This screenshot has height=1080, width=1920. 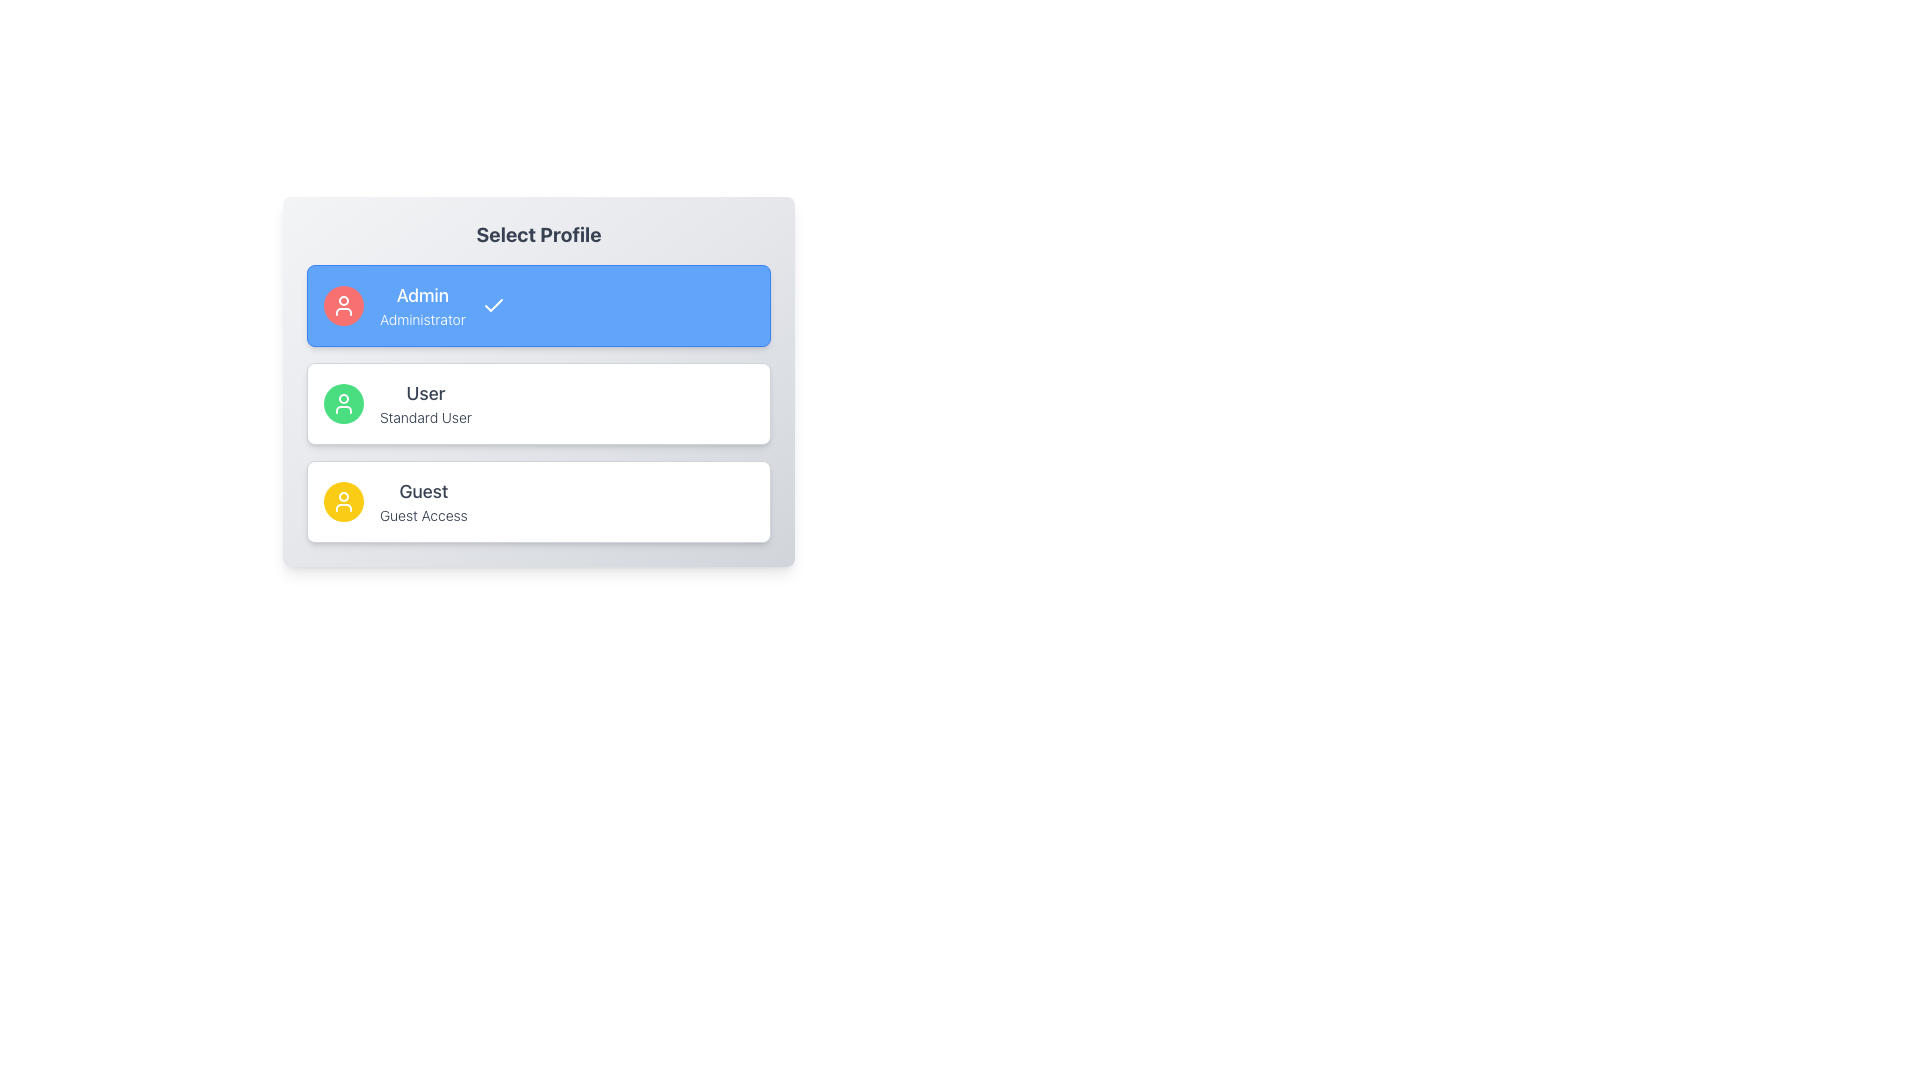 I want to click on the circular icon with a green background and white outline of a user figure, which is located in the second selectable profile card titled 'User', so click(x=344, y=404).